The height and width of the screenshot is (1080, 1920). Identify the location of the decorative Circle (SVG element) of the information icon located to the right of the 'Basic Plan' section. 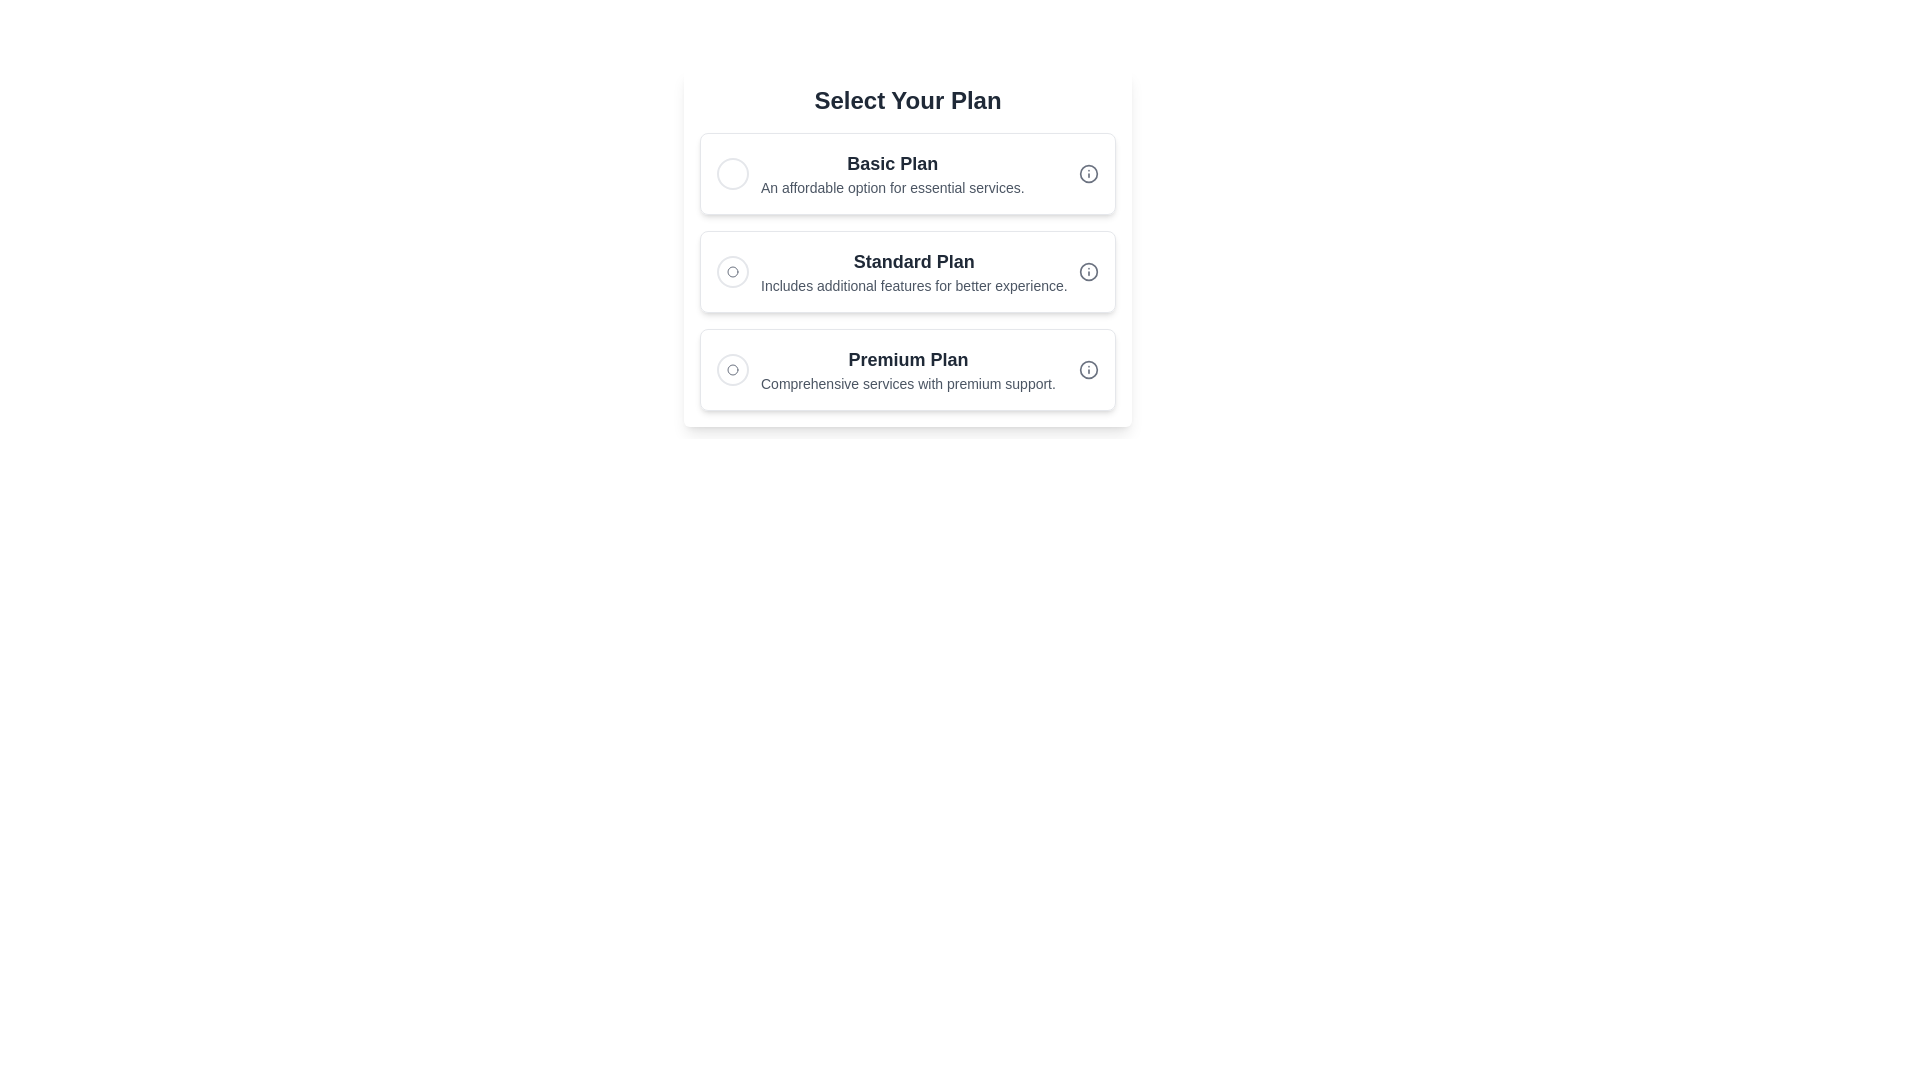
(1088, 172).